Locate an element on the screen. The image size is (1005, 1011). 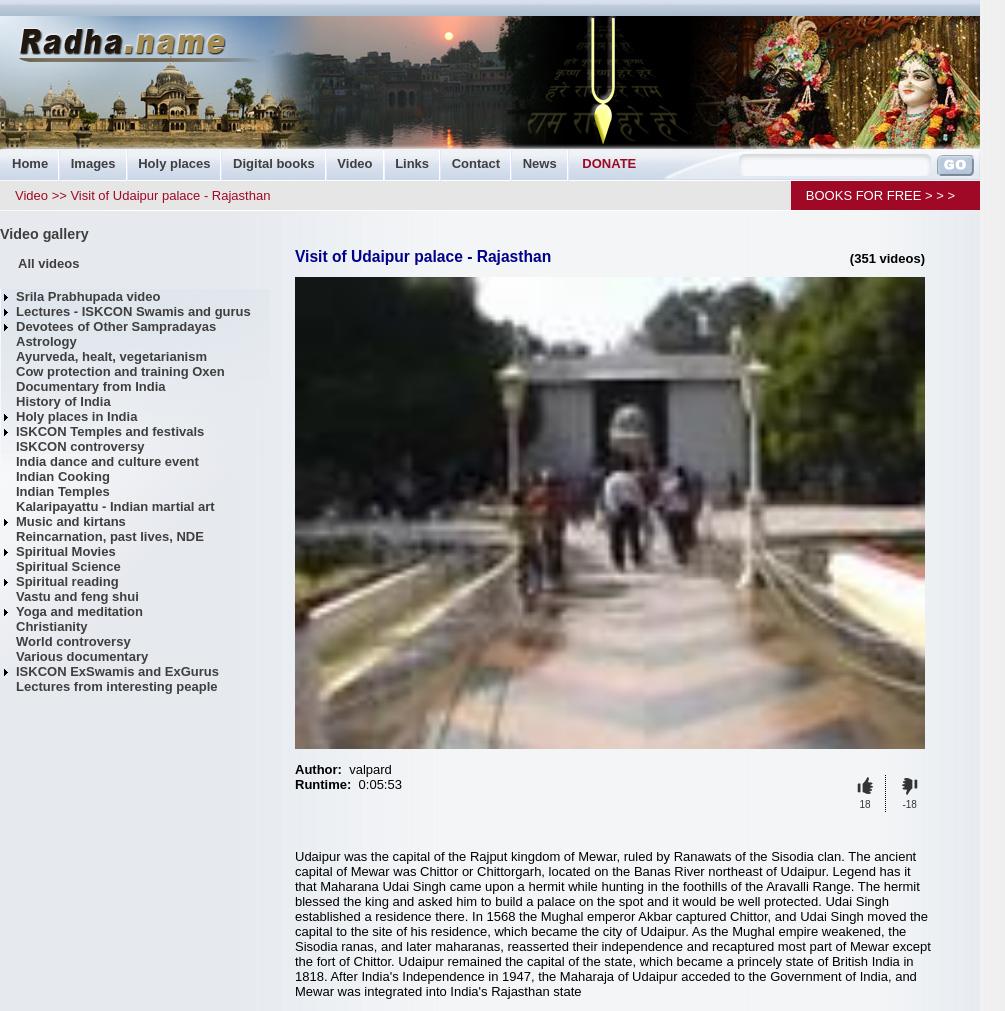
'Indian Cooking' is located at coordinates (62, 475).